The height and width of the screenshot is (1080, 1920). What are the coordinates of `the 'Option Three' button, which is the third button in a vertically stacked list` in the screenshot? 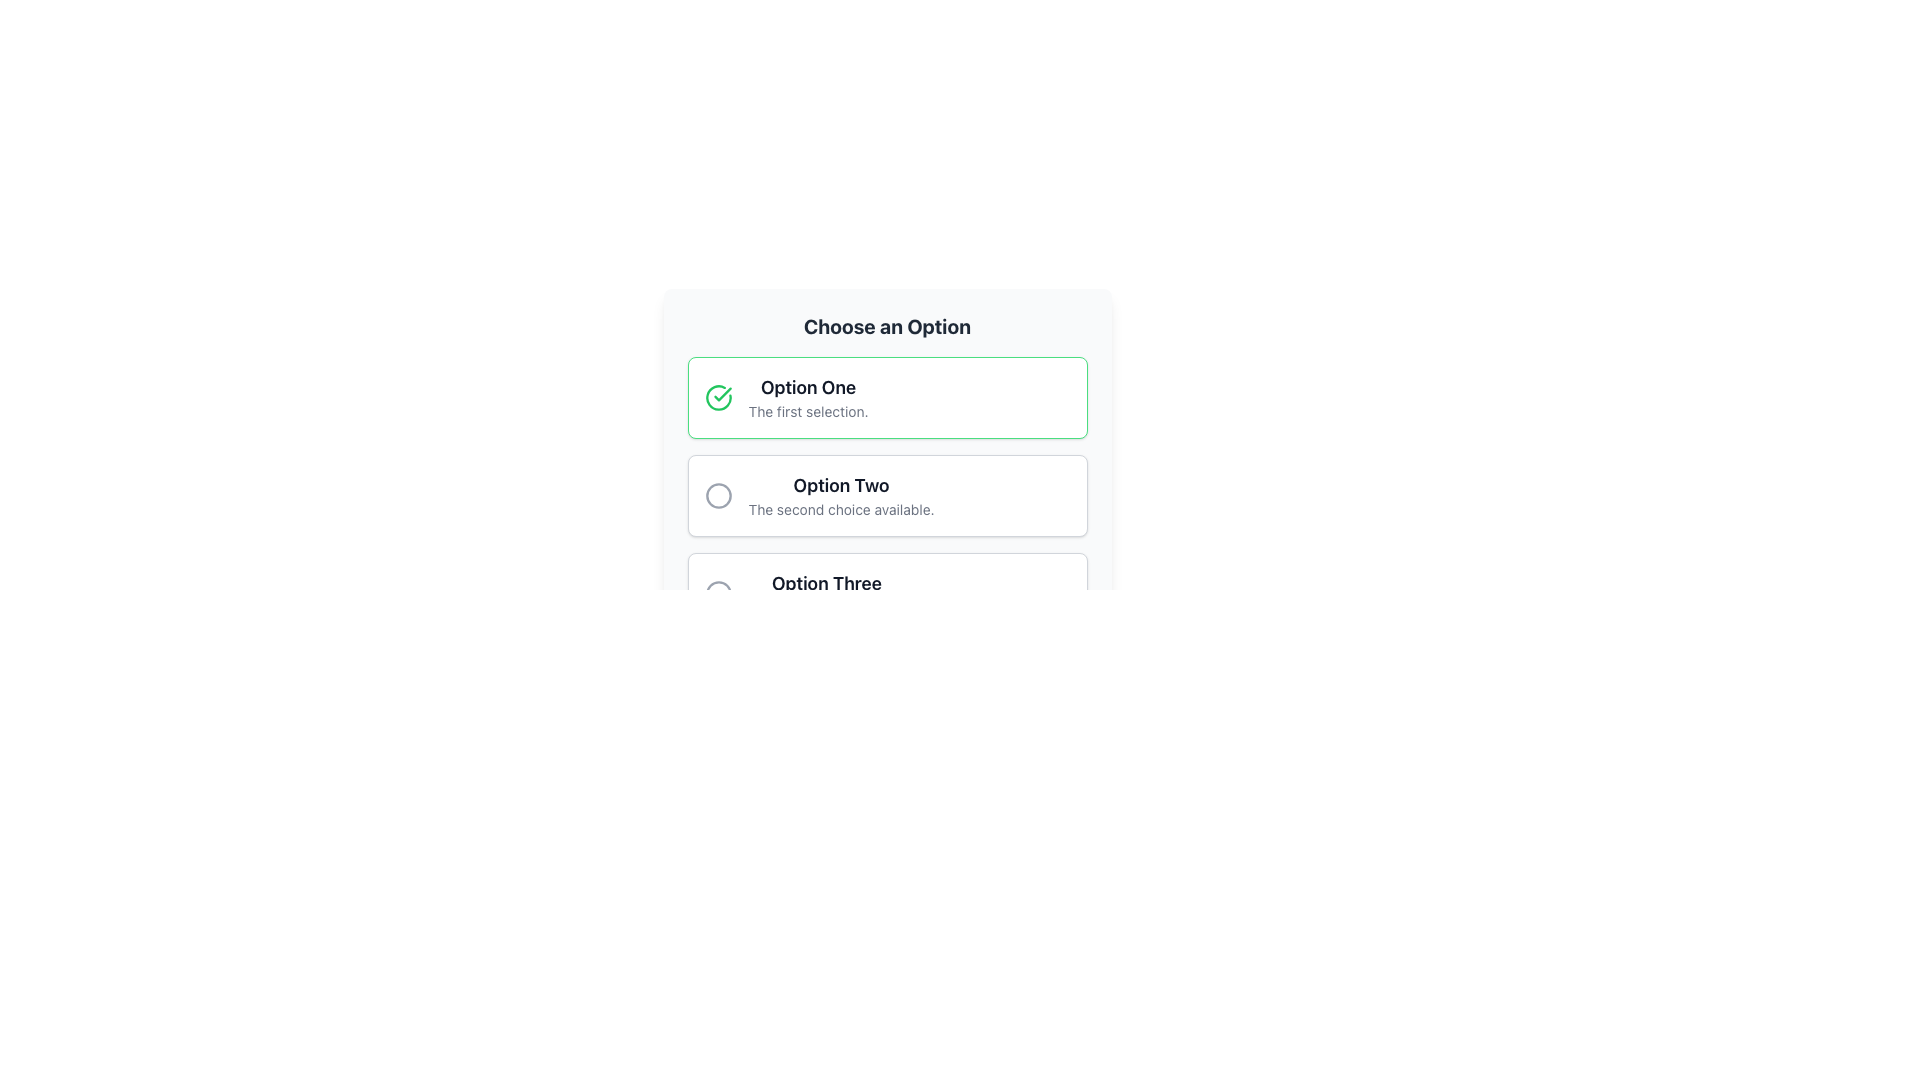 It's located at (886, 593).